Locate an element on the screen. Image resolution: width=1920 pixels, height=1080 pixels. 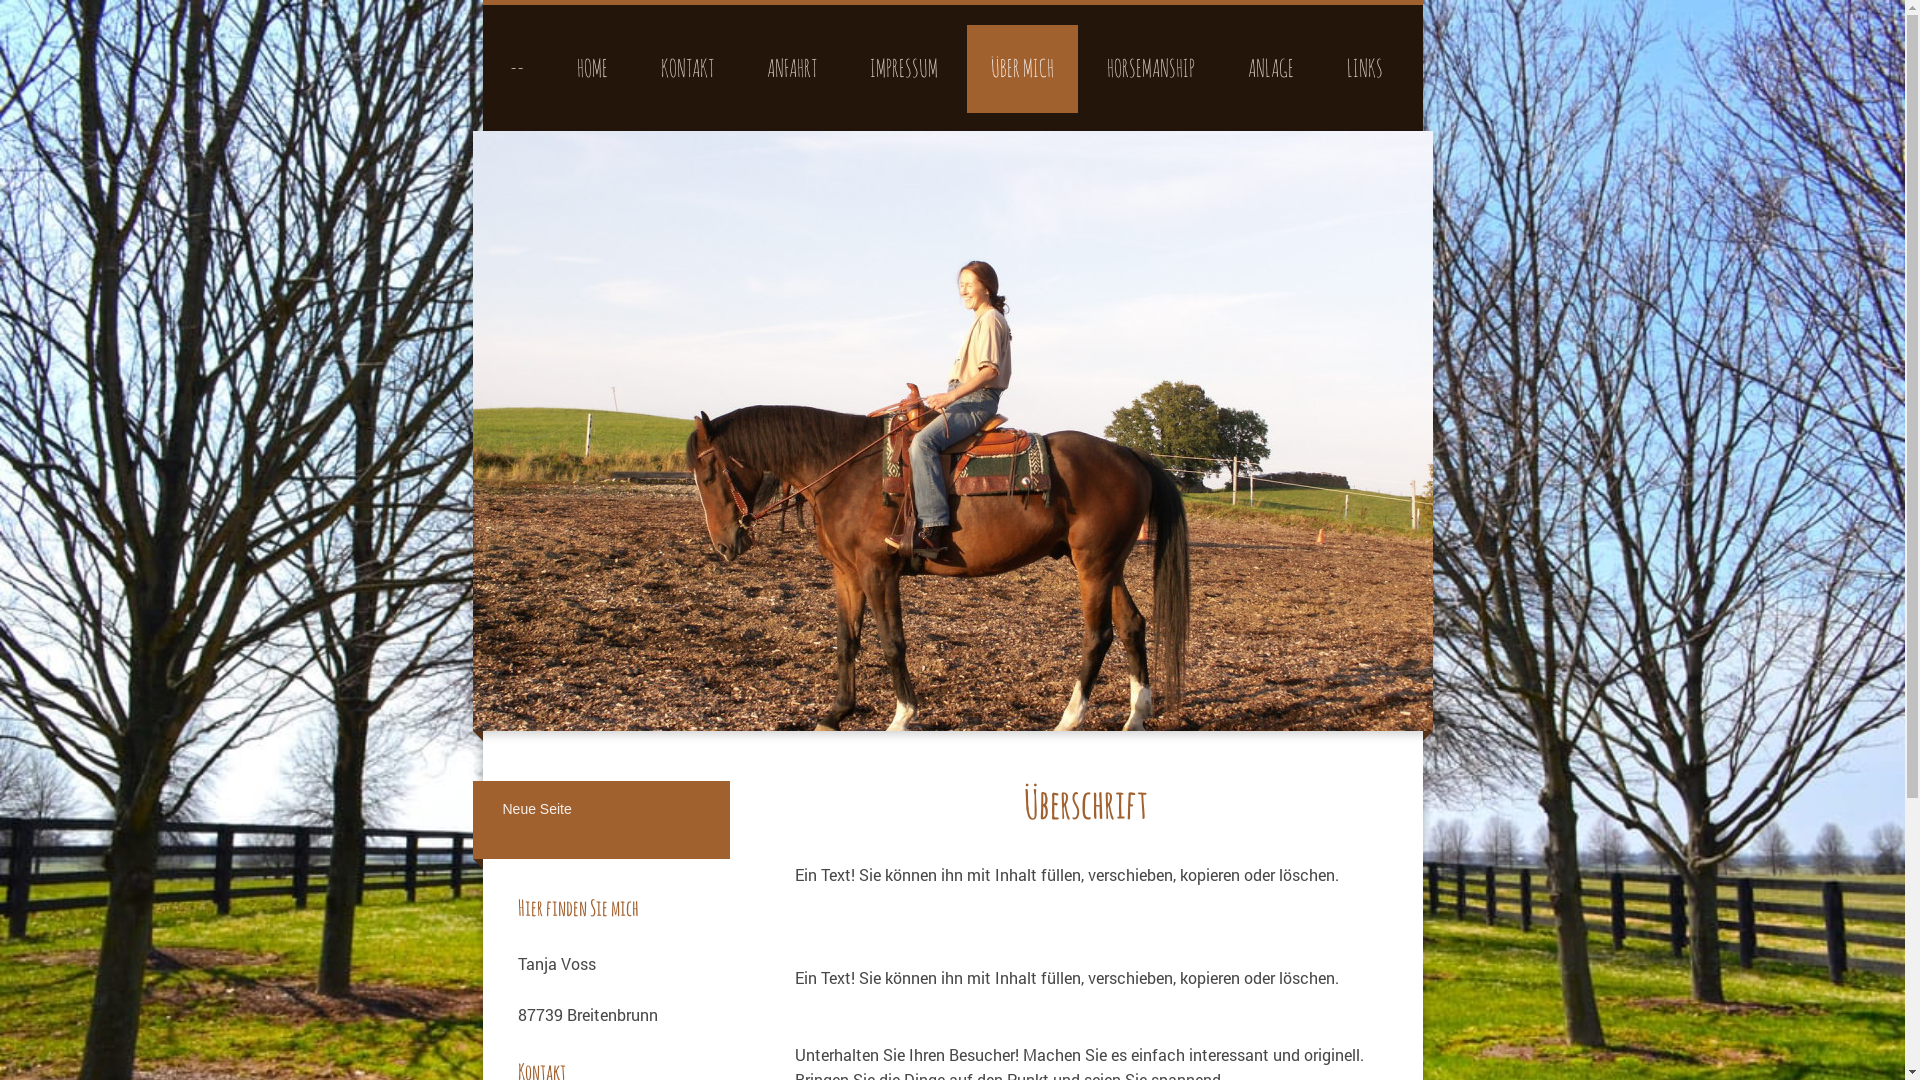
'HORSEMANSHIP' is located at coordinates (1150, 68).